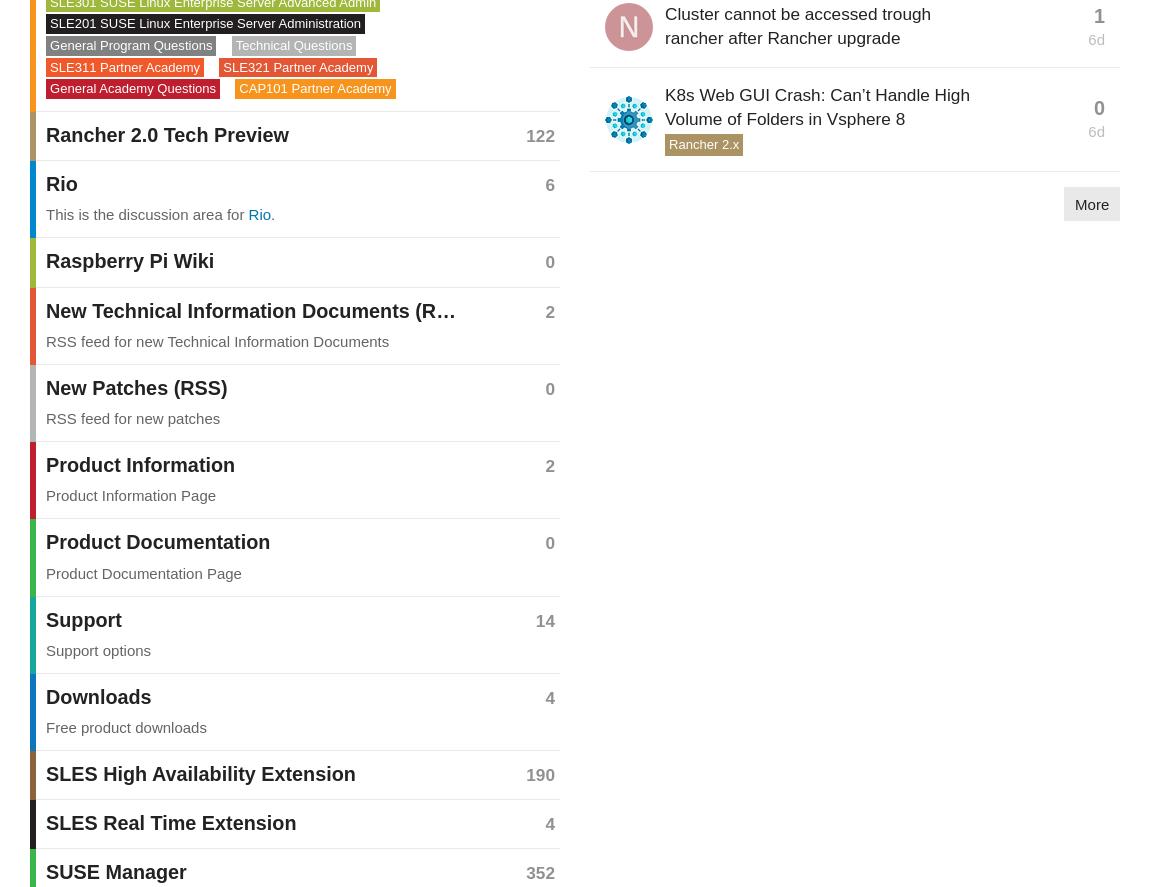  I want to click on 'CAP101 Partner Academy', so click(314, 87).